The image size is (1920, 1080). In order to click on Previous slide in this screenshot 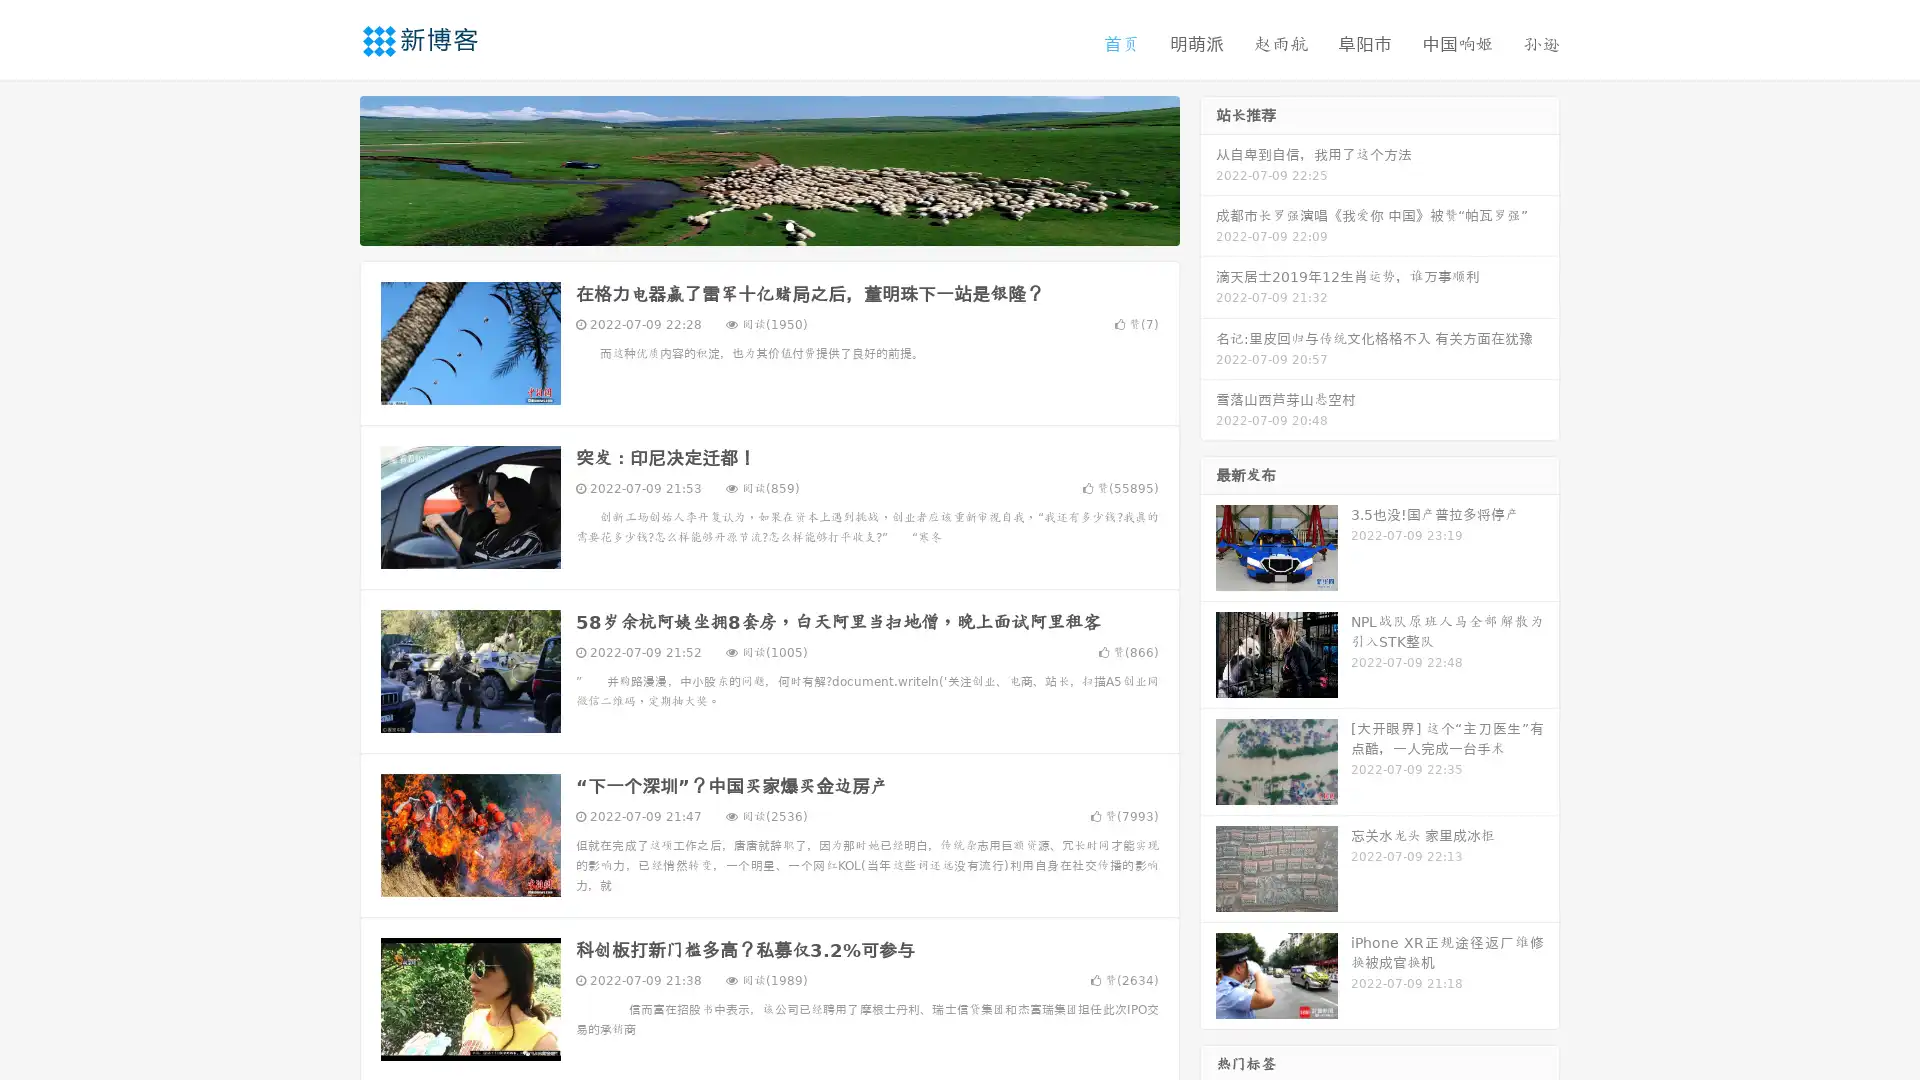, I will do `click(330, 168)`.